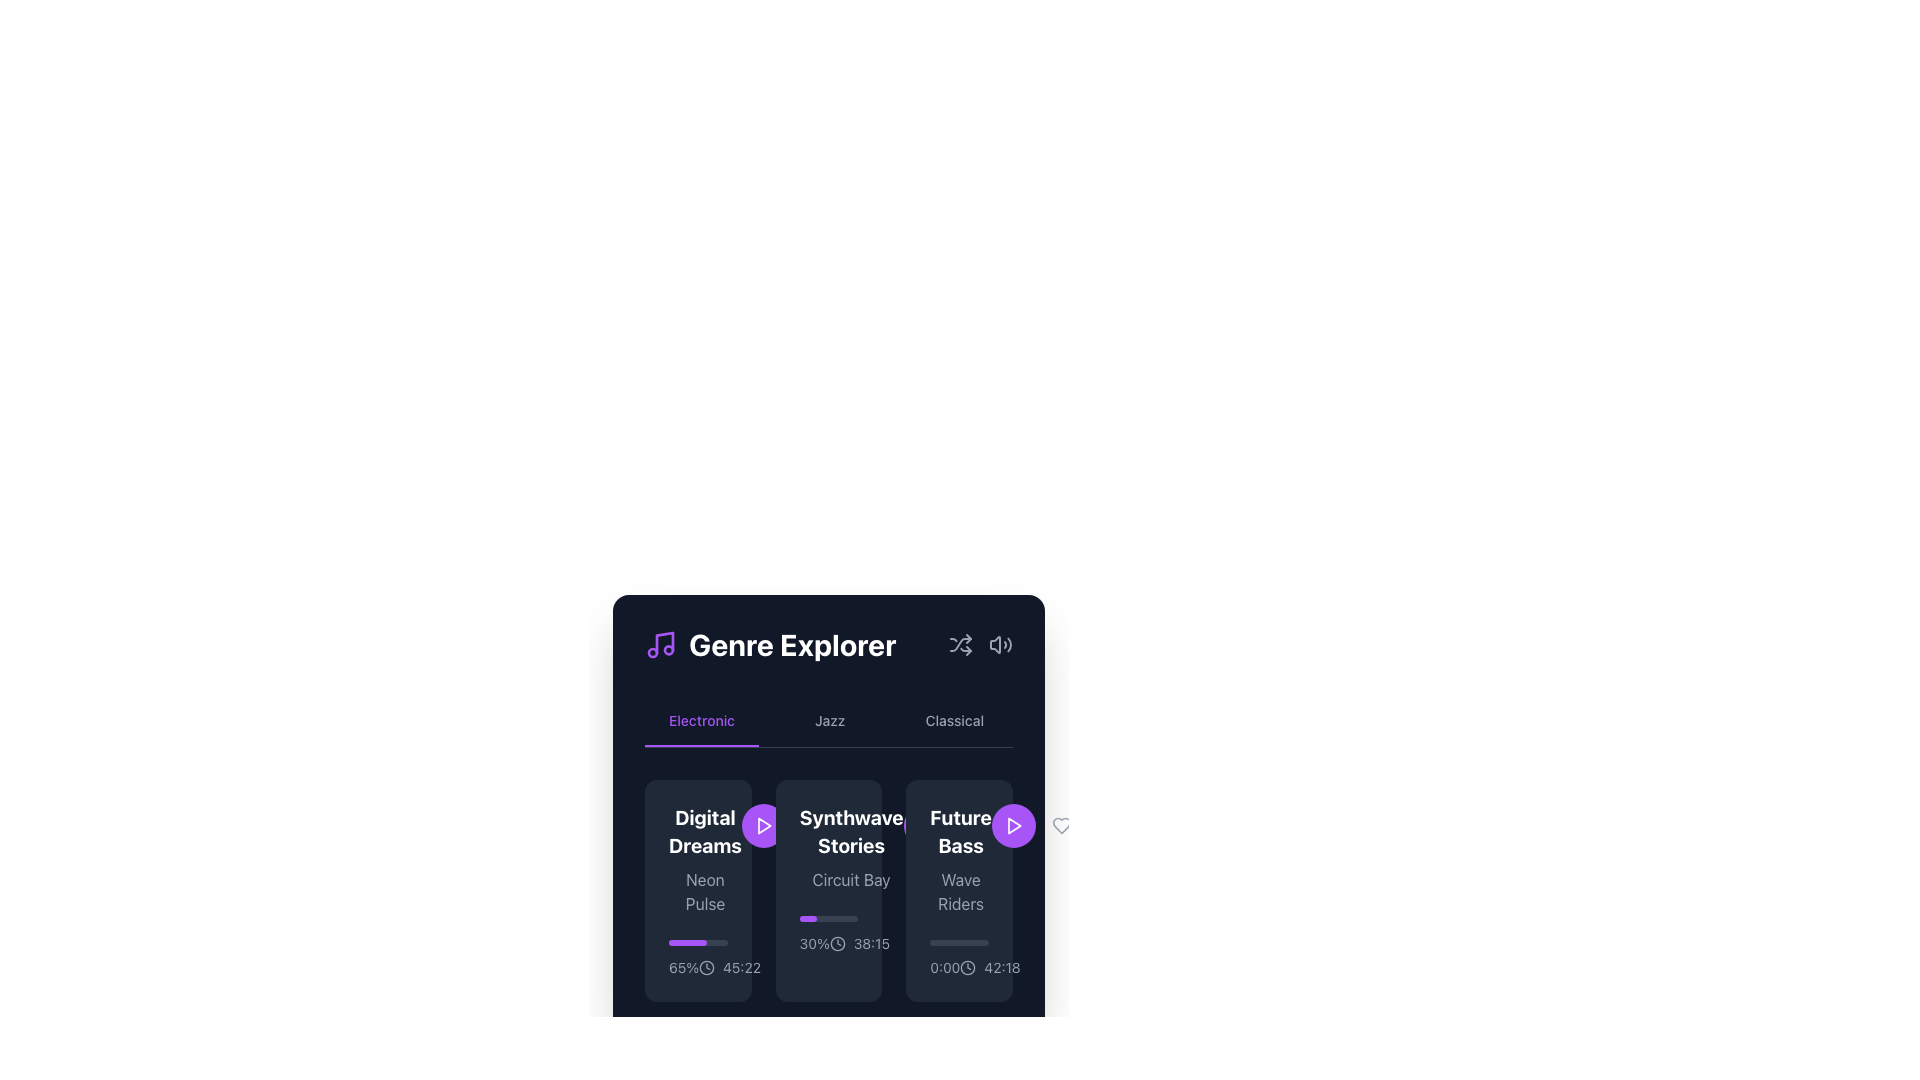 The image size is (1920, 1080). What do you see at coordinates (1009, 825) in the screenshot?
I see `the Icon Button styled as an ellipsis icon, characterized by three evenly spaced dots` at bounding box center [1009, 825].